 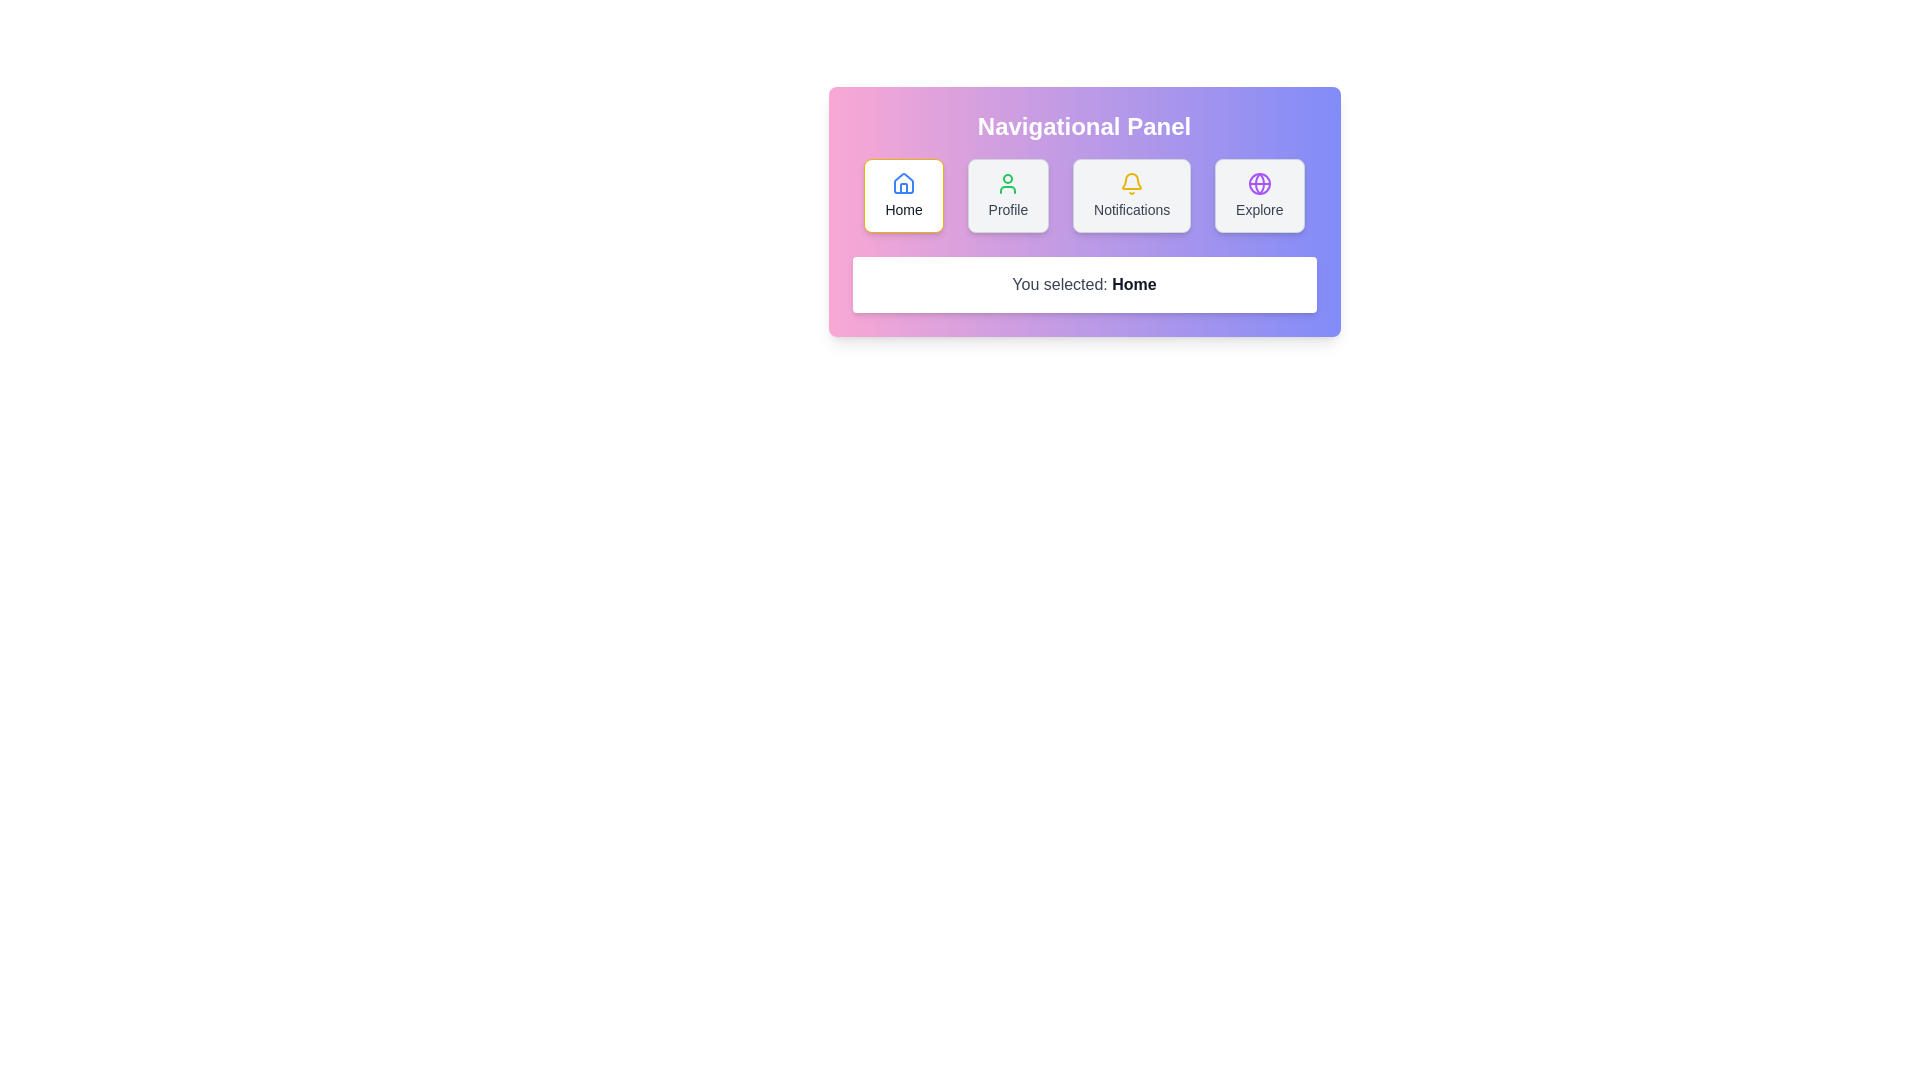 What do you see at coordinates (1134, 284) in the screenshot?
I see `the bold text label displaying 'Home' in black font, which is located within a white box under the 'Navigational Panel'` at bounding box center [1134, 284].